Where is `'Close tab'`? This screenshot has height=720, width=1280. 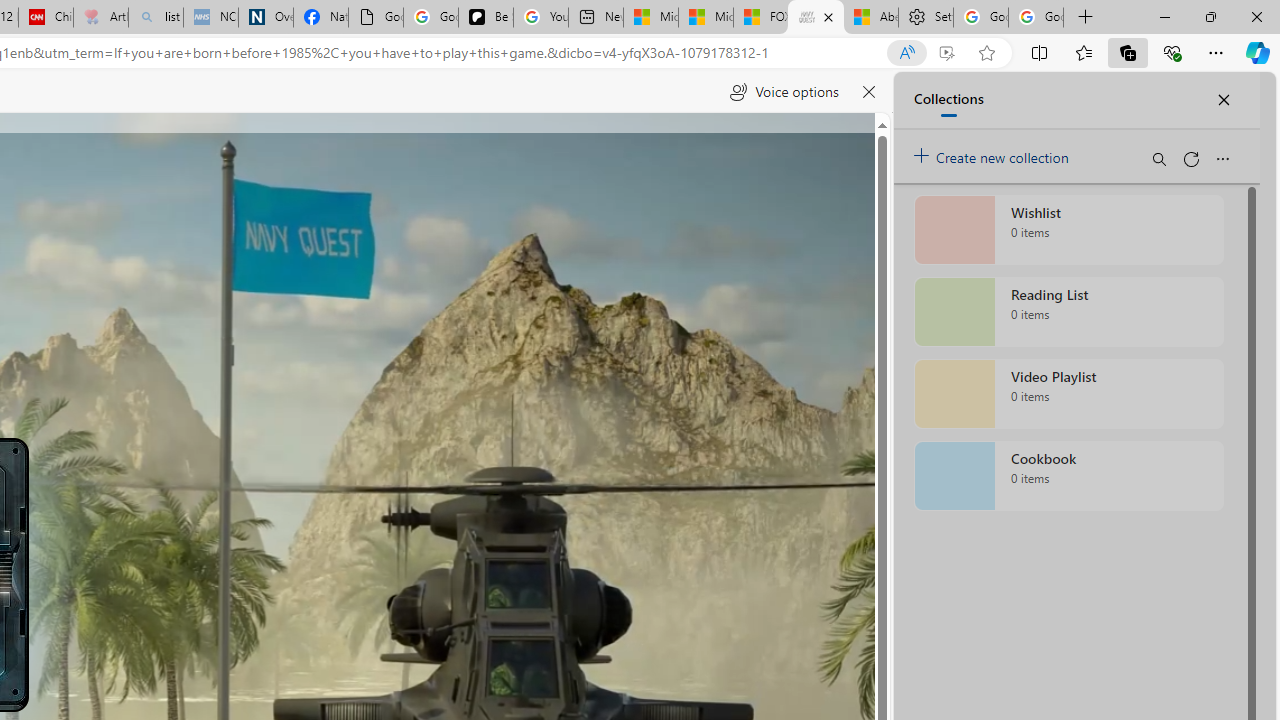 'Close tab' is located at coordinates (828, 17).